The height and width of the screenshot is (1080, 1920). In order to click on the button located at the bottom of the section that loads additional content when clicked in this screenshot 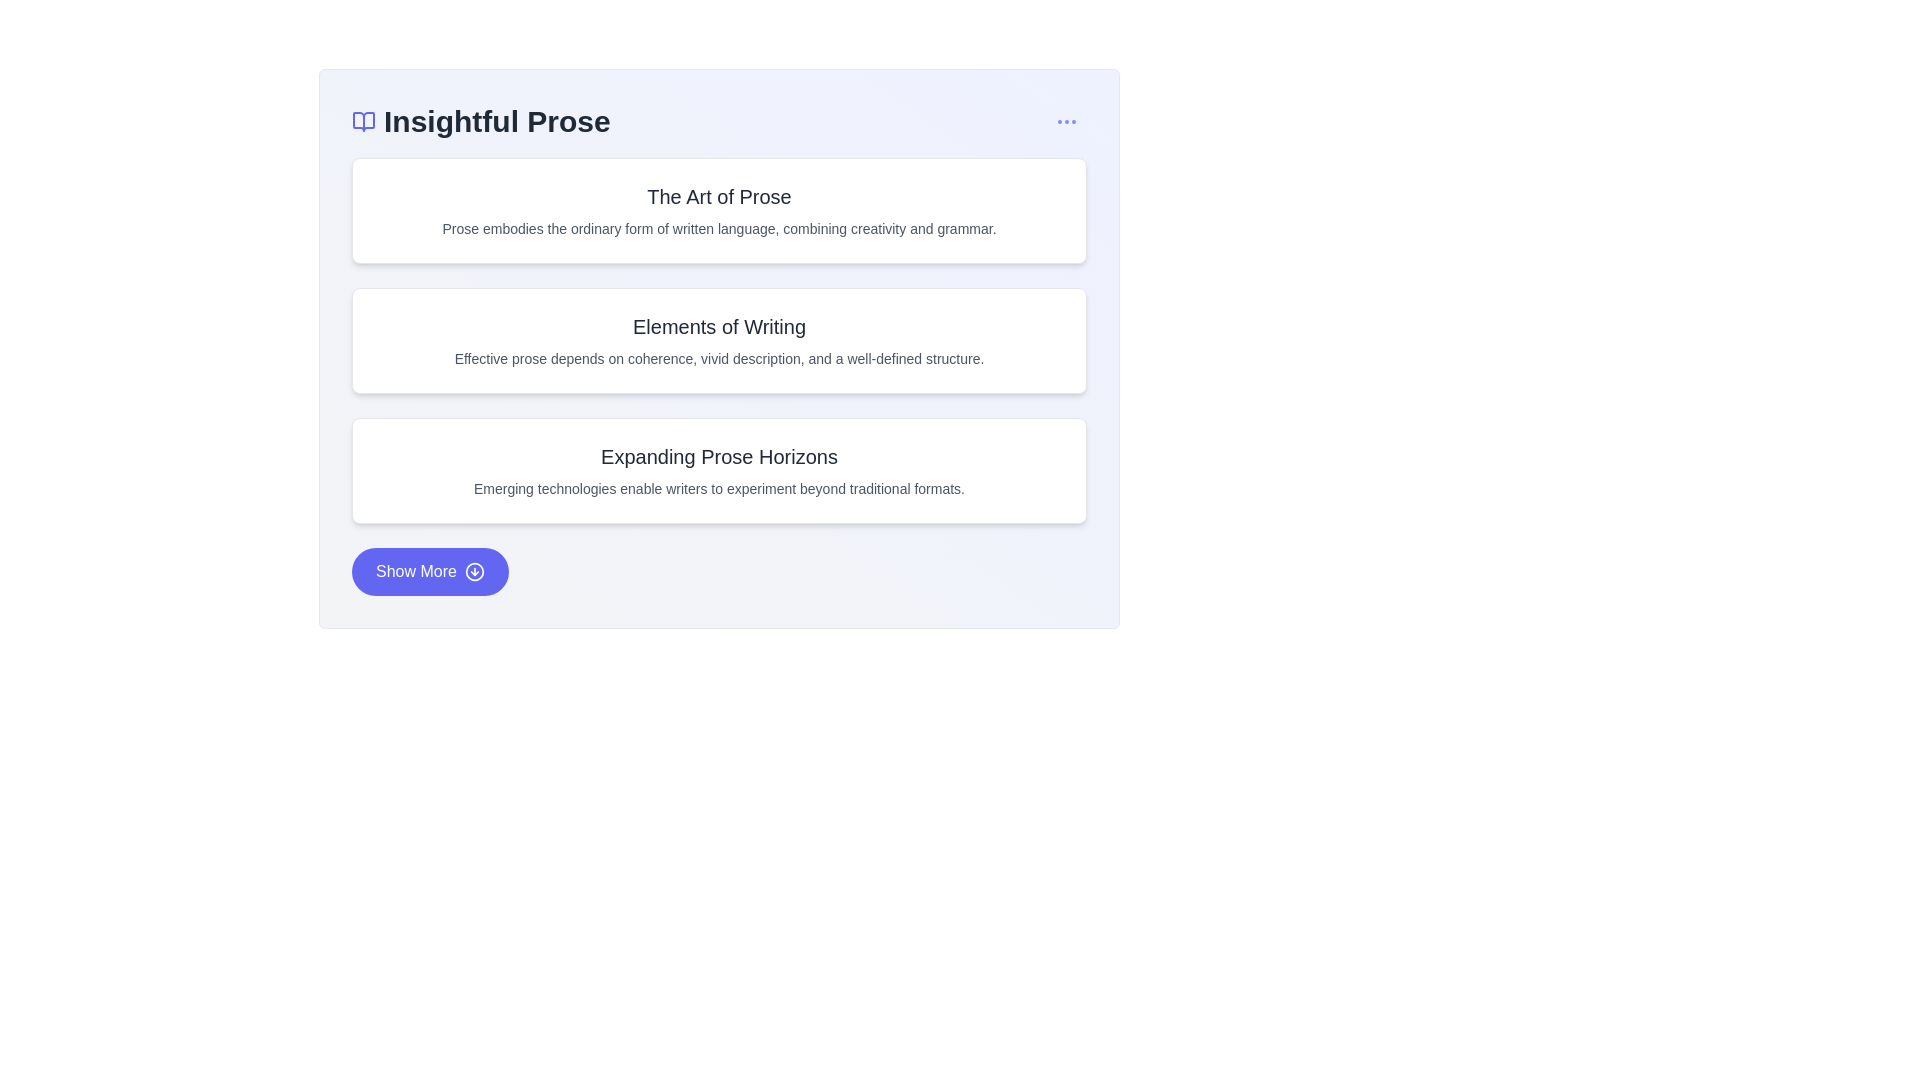, I will do `click(719, 571)`.